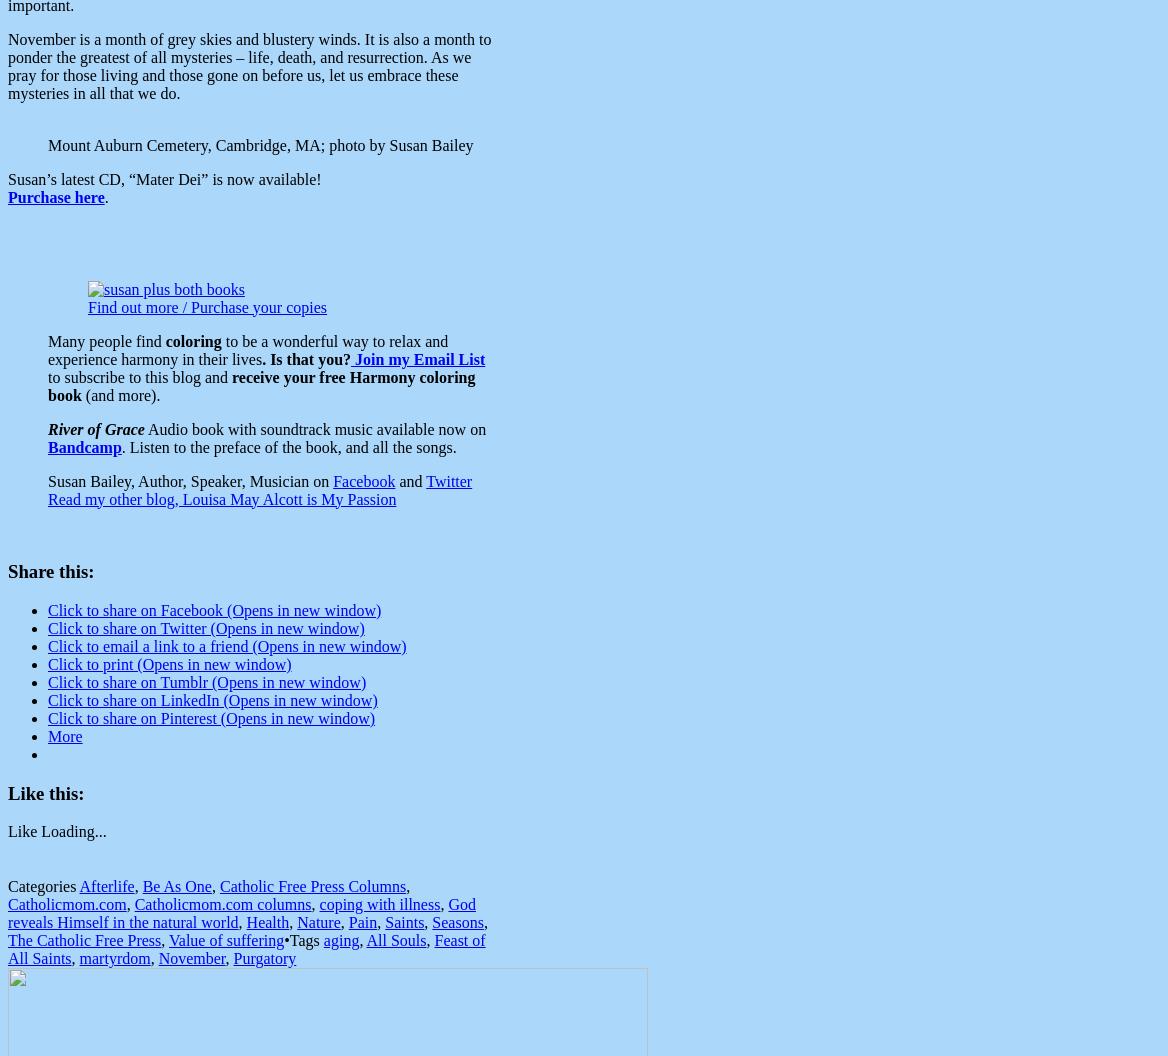 This screenshot has height=1056, width=1168. What do you see at coordinates (164, 178) in the screenshot?
I see `'Susan’s latest CD, “Mater Dei” is now available!'` at bounding box center [164, 178].